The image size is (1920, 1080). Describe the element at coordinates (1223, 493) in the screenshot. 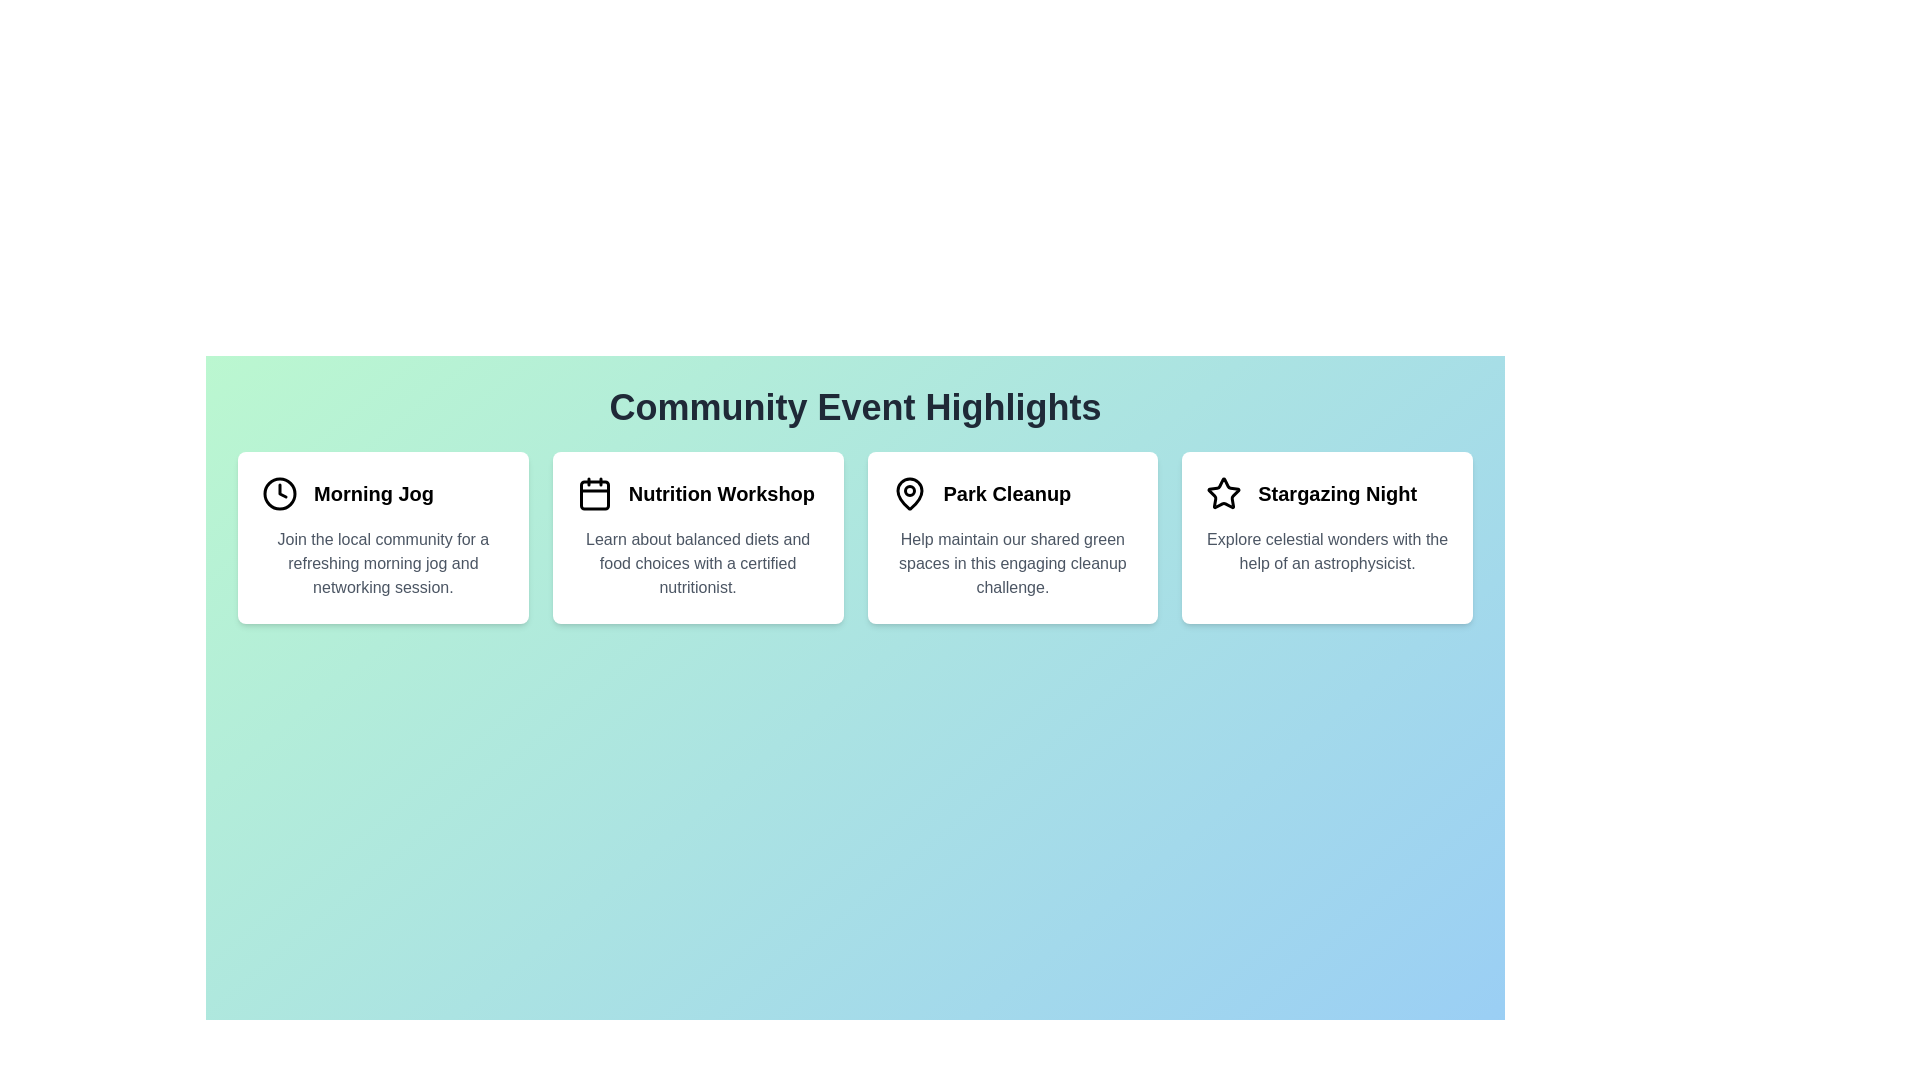

I see `the star-shaped outline icon located in the bottom right corner of the layout, adjacent to the heading 'Stargazing Night'` at that location.